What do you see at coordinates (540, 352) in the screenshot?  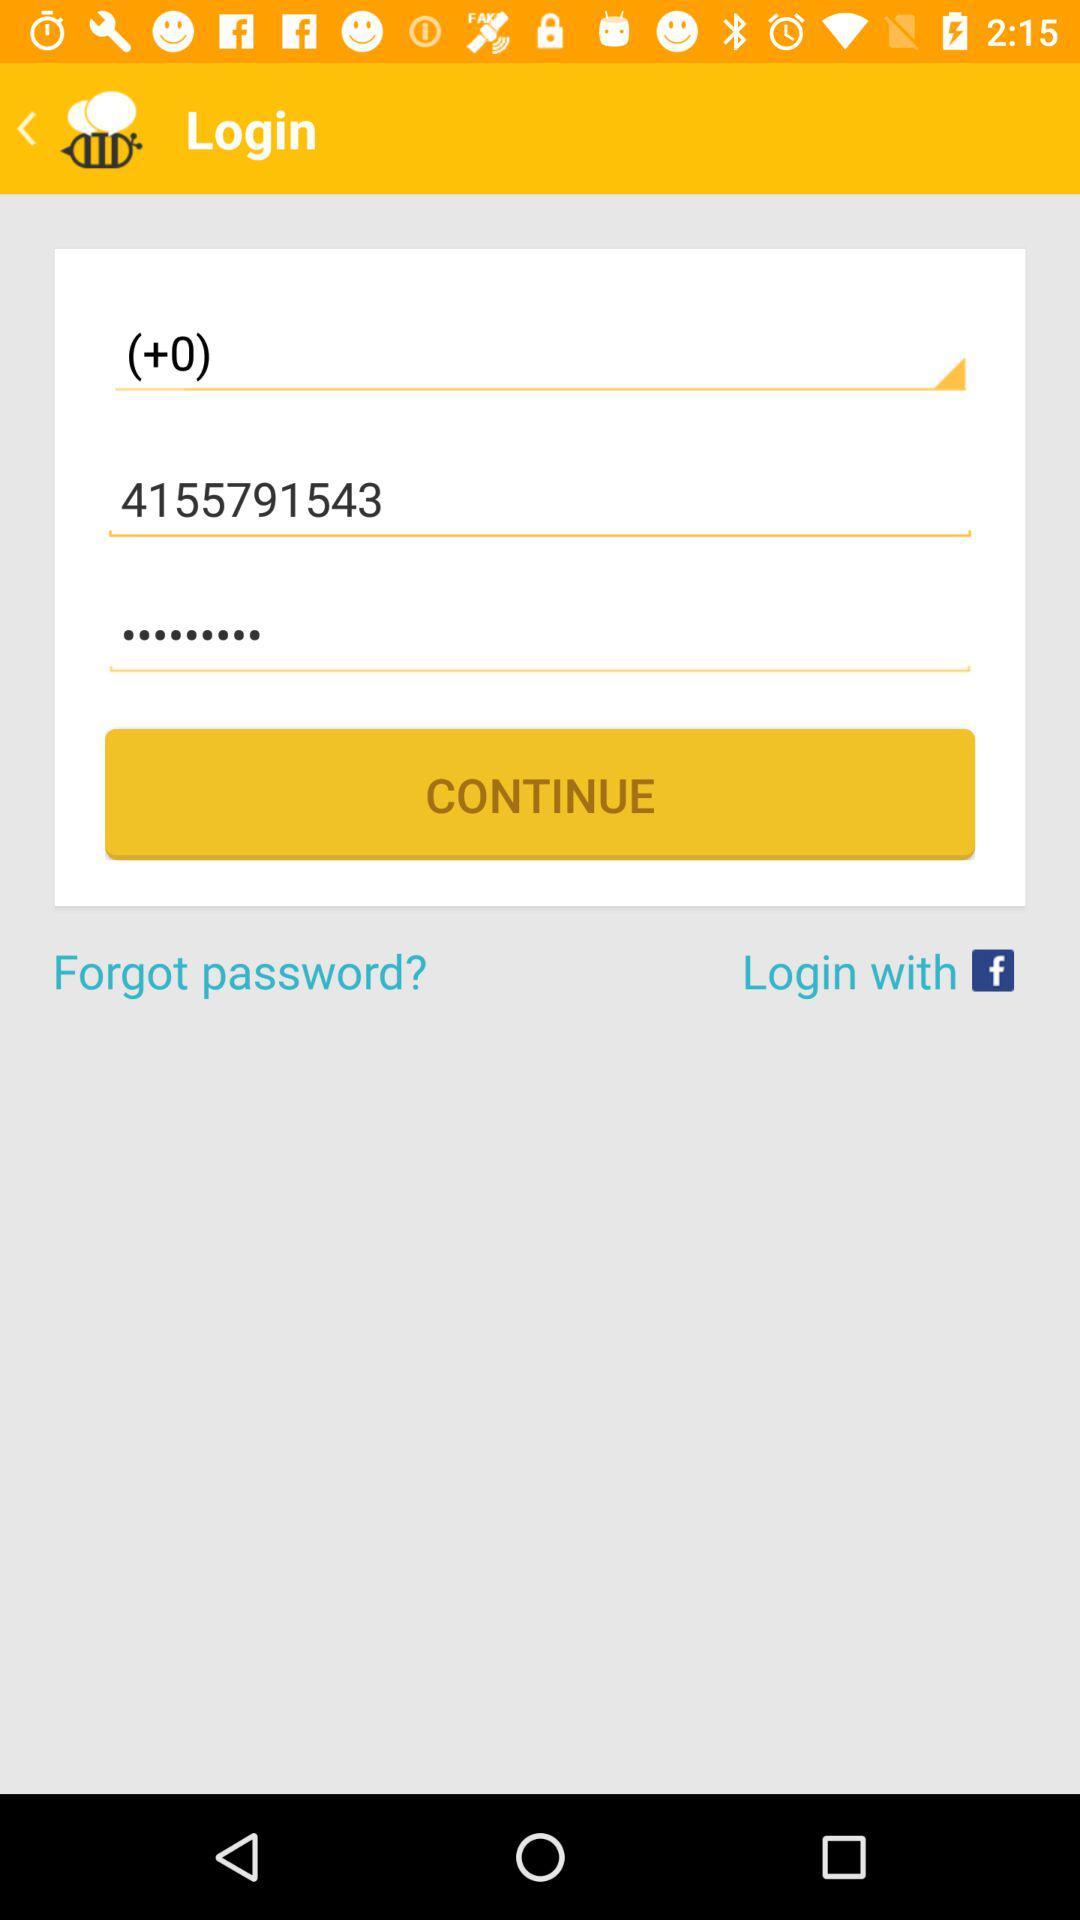 I see `the item above the 4155791543 item` at bounding box center [540, 352].